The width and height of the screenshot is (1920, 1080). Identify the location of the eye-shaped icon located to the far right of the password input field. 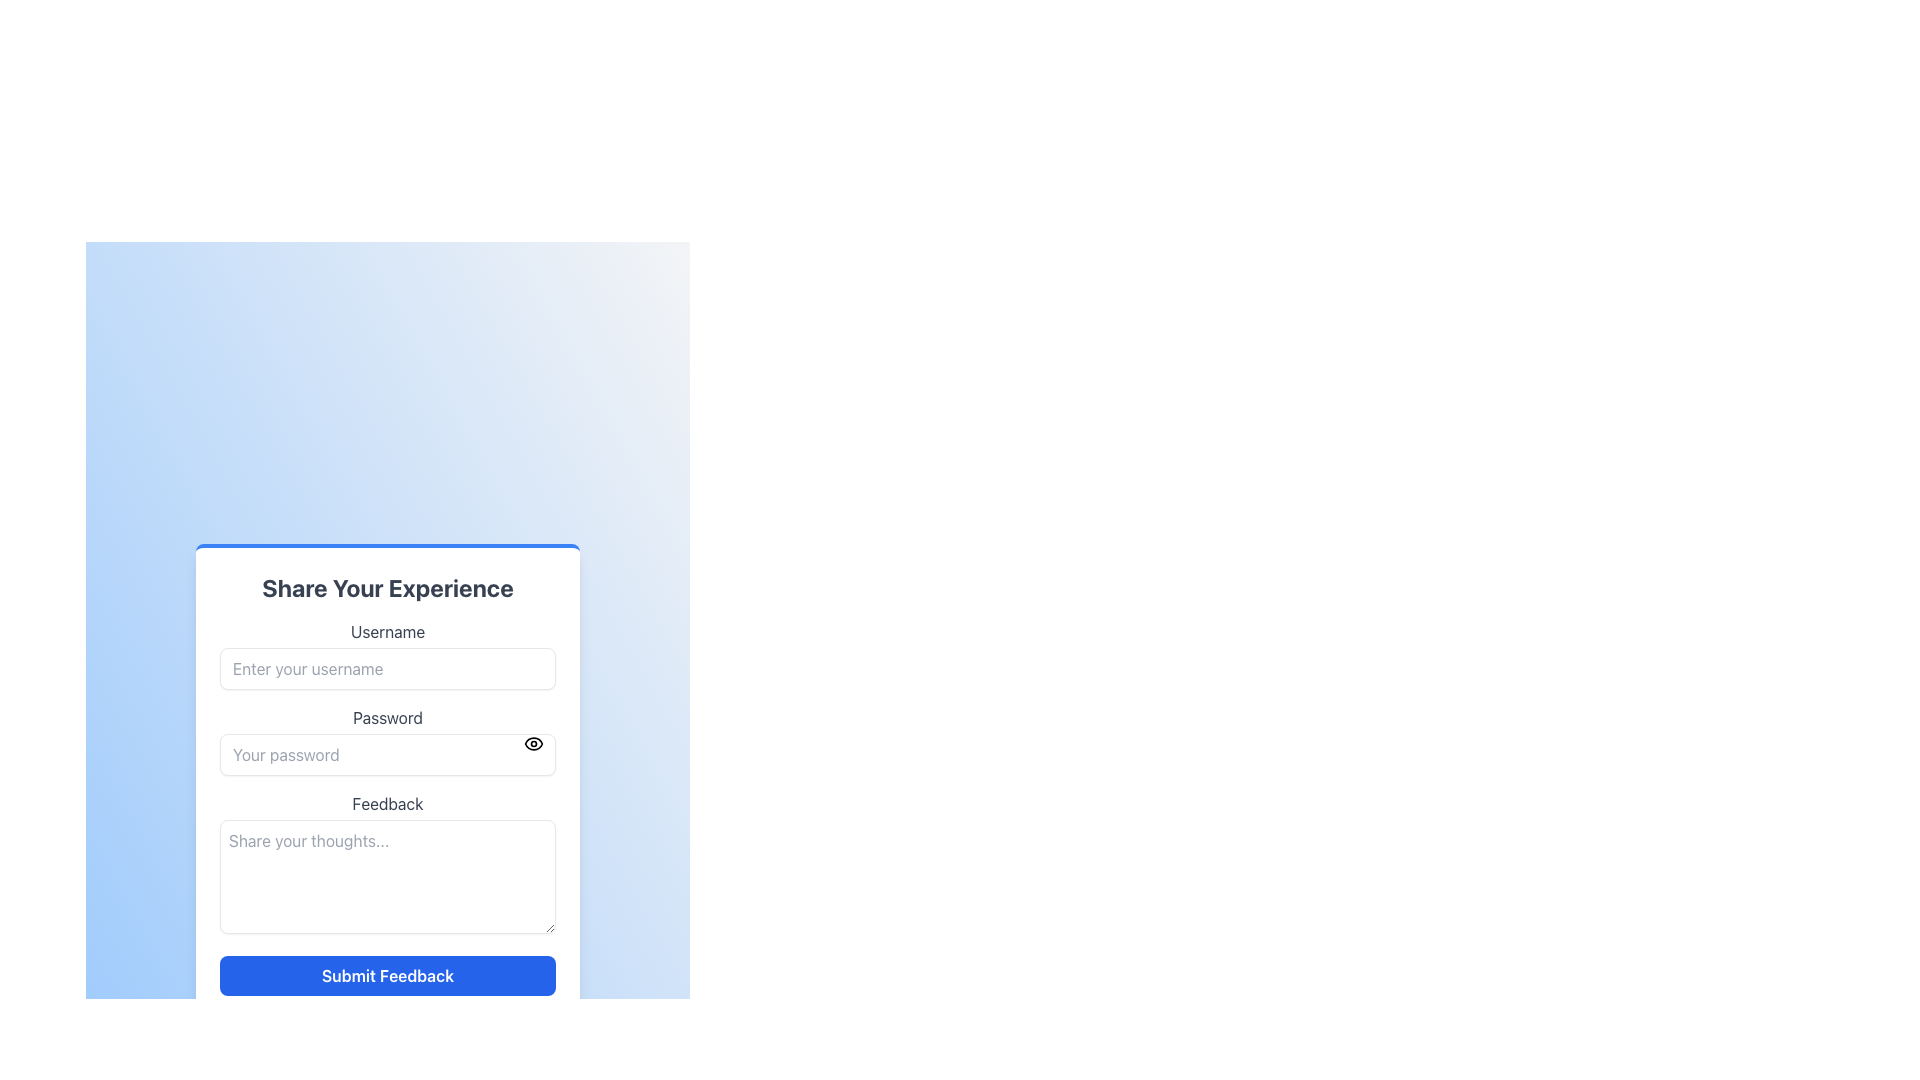
(533, 744).